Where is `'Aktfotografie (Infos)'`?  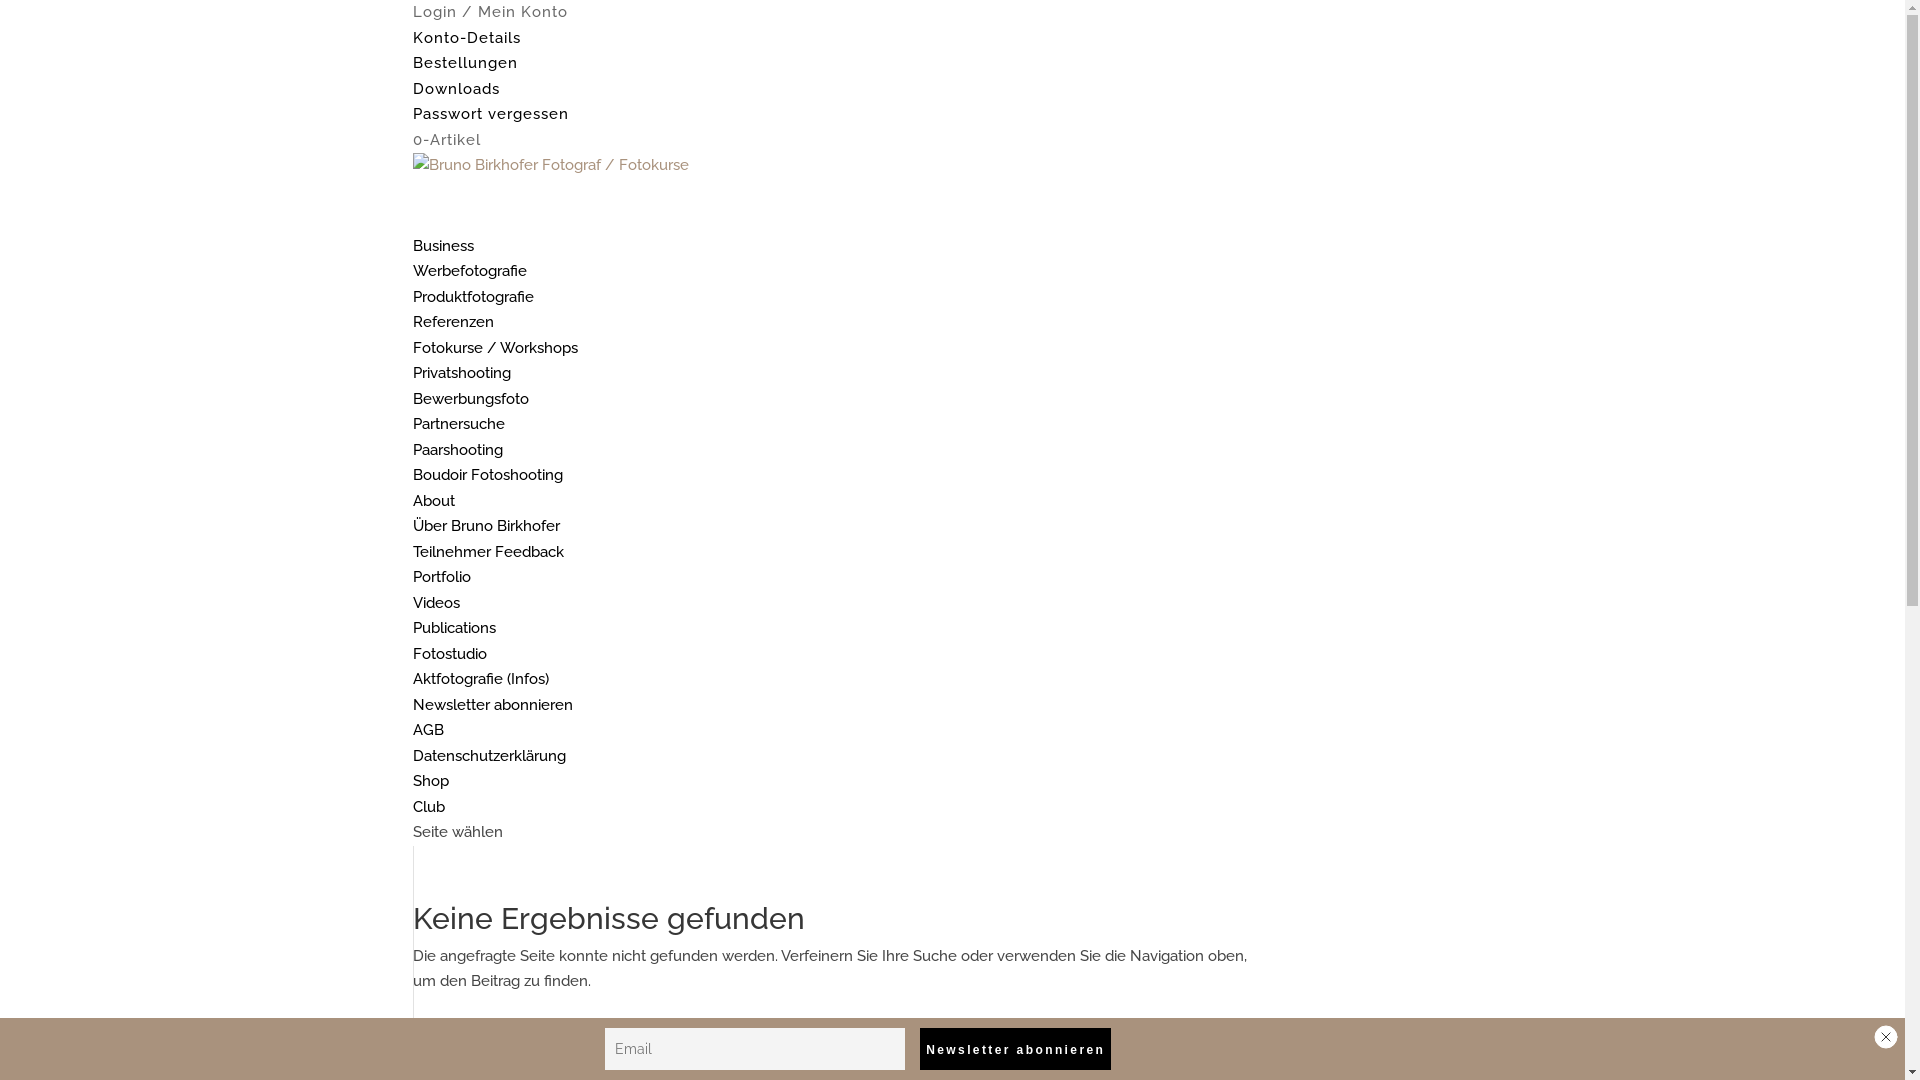
'Aktfotografie (Infos)' is located at coordinates (480, 677).